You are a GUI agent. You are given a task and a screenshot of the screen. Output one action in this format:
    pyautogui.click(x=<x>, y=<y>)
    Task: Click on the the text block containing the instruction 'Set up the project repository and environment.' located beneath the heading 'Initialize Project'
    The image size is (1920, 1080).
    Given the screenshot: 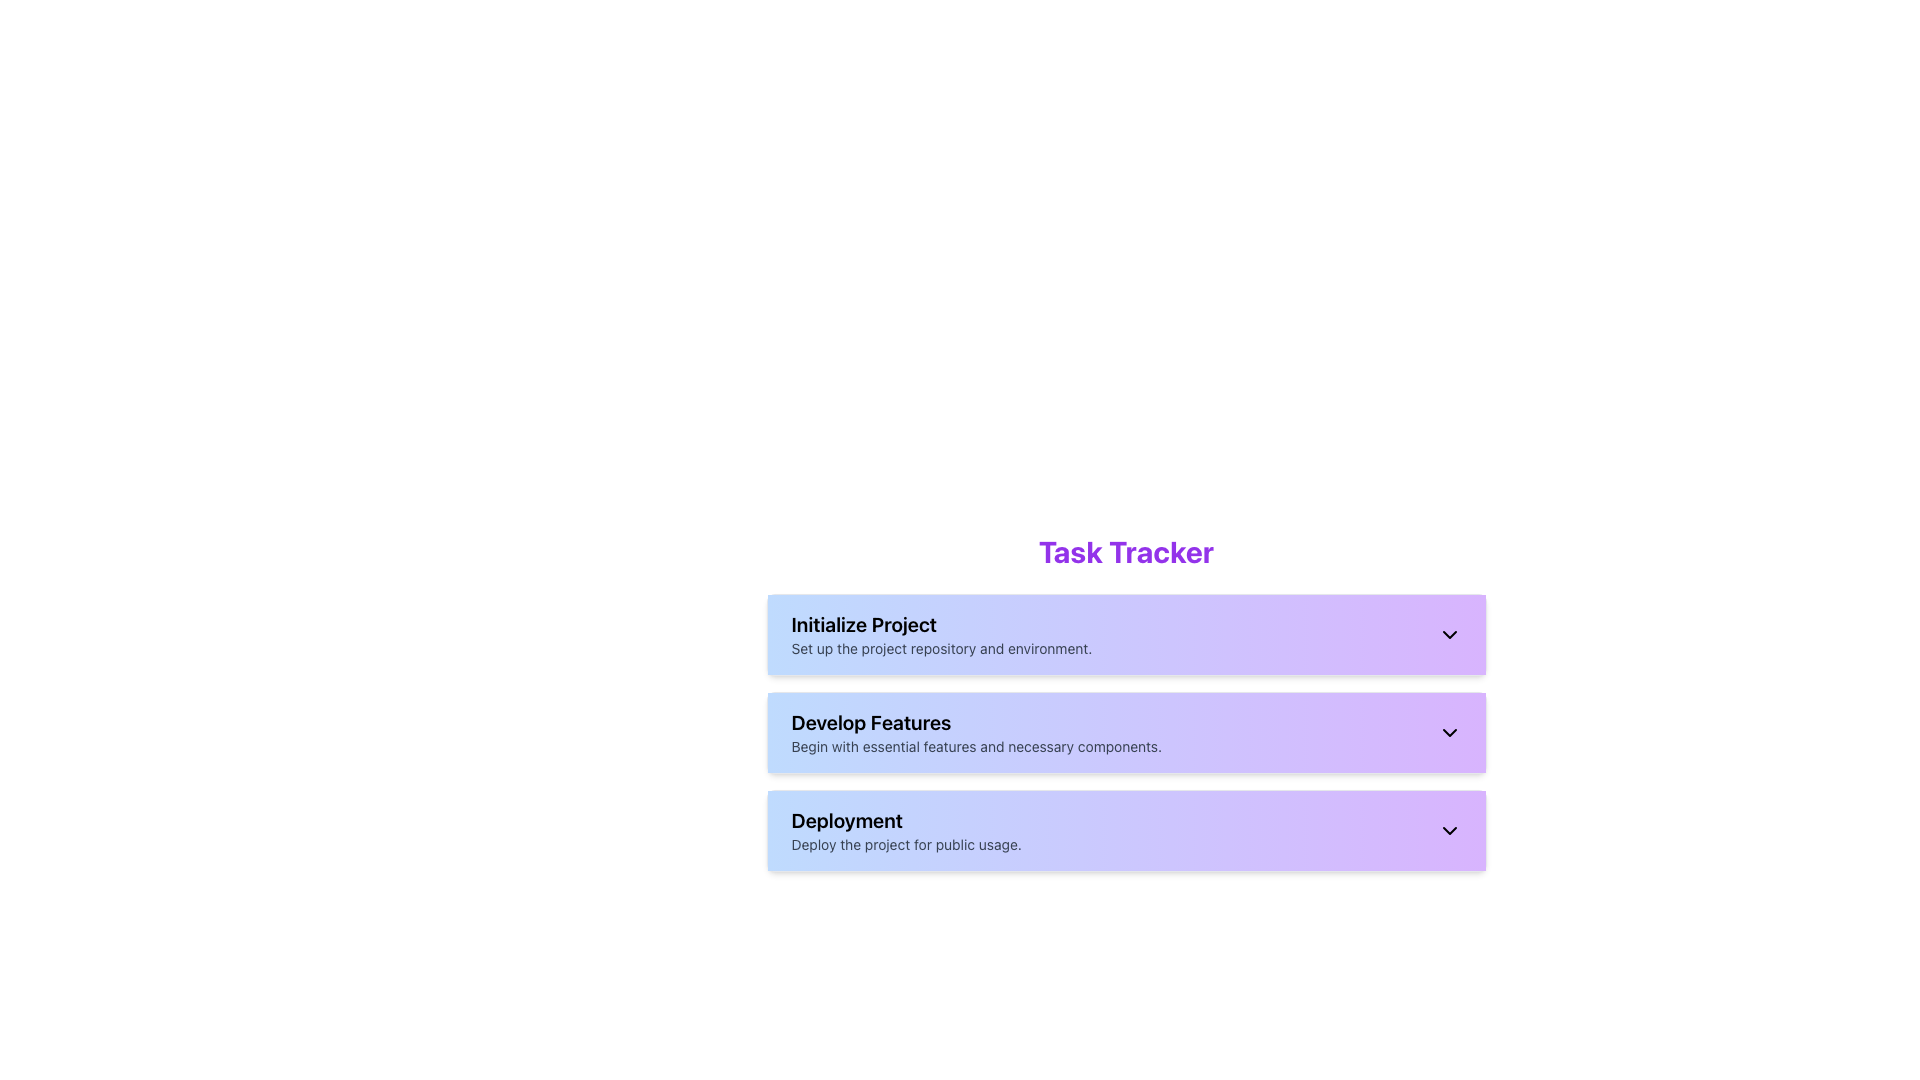 What is the action you would take?
    pyautogui.click(x=940, y=648)
    